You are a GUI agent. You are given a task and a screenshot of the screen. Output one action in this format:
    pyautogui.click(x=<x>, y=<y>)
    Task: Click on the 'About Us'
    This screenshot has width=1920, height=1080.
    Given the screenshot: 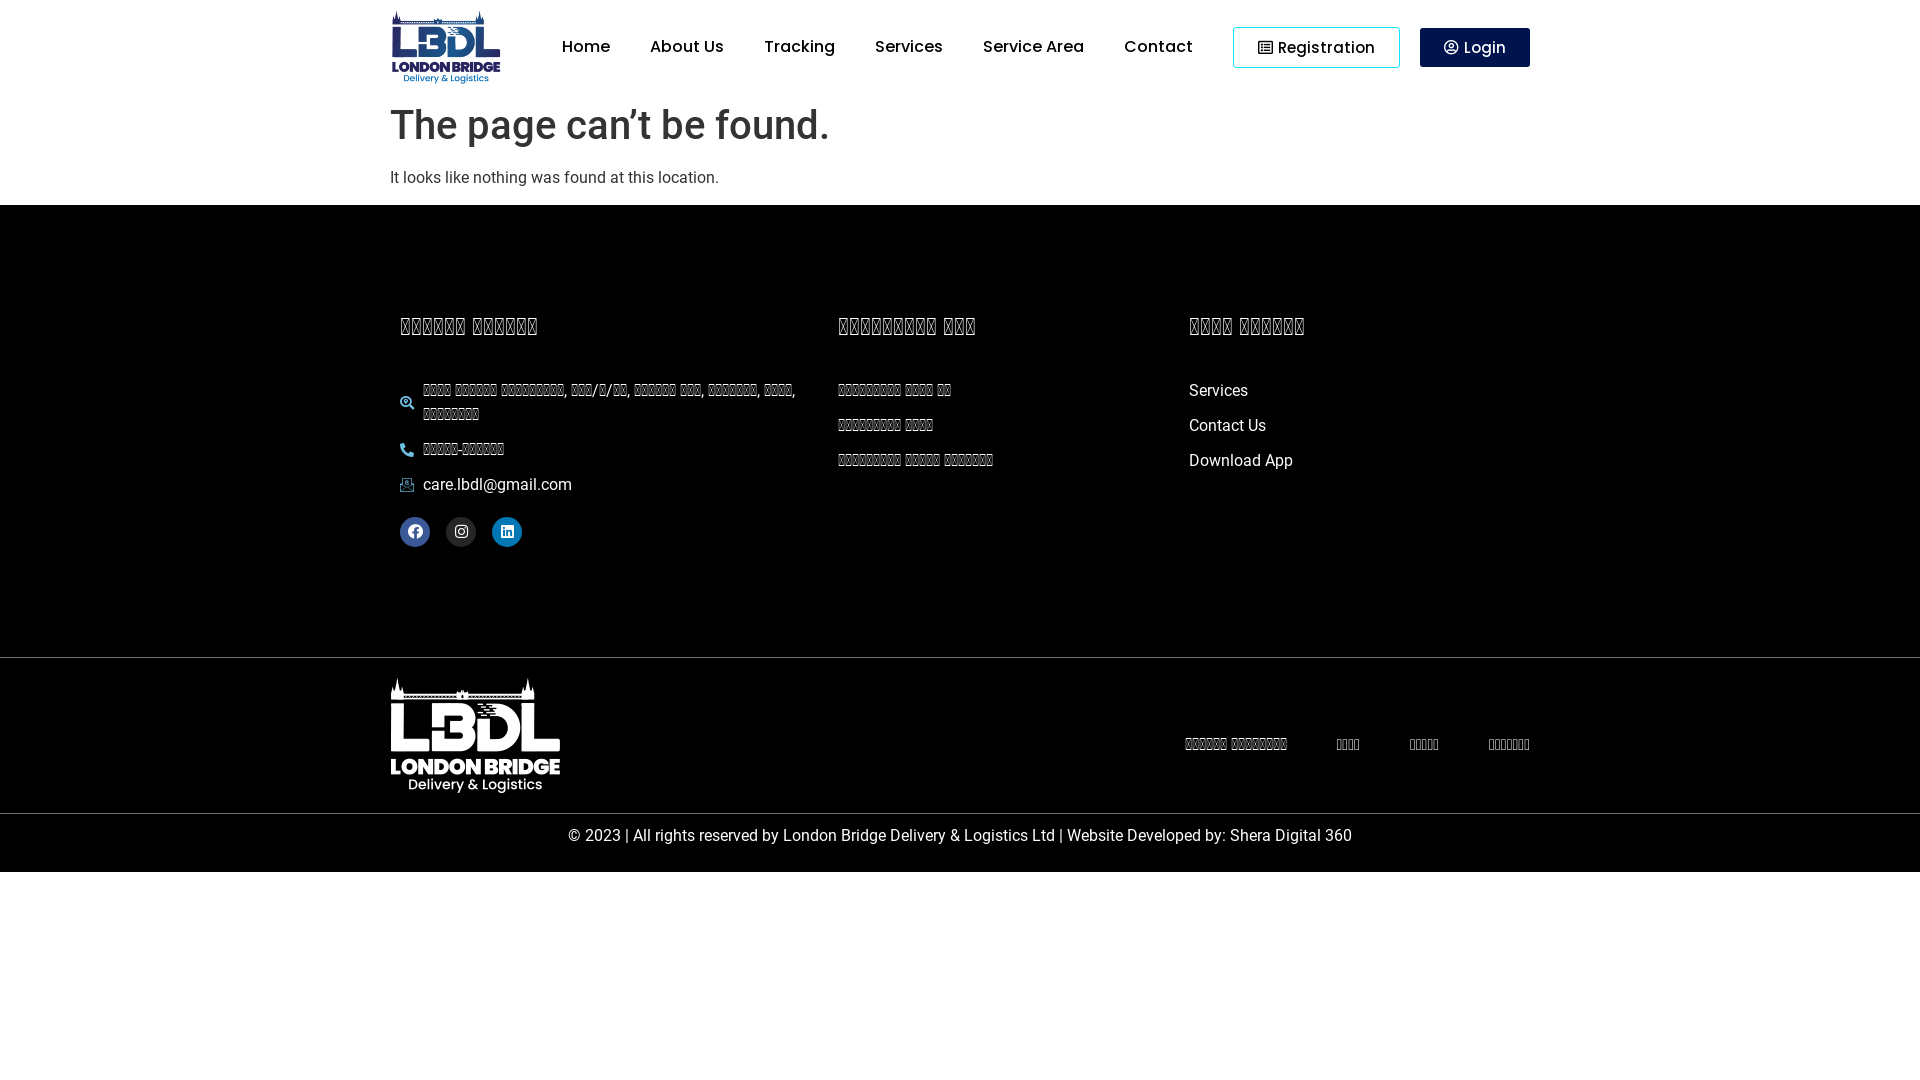 What is the action you would take?
    pyautogui.click(x=686, y=45)
    